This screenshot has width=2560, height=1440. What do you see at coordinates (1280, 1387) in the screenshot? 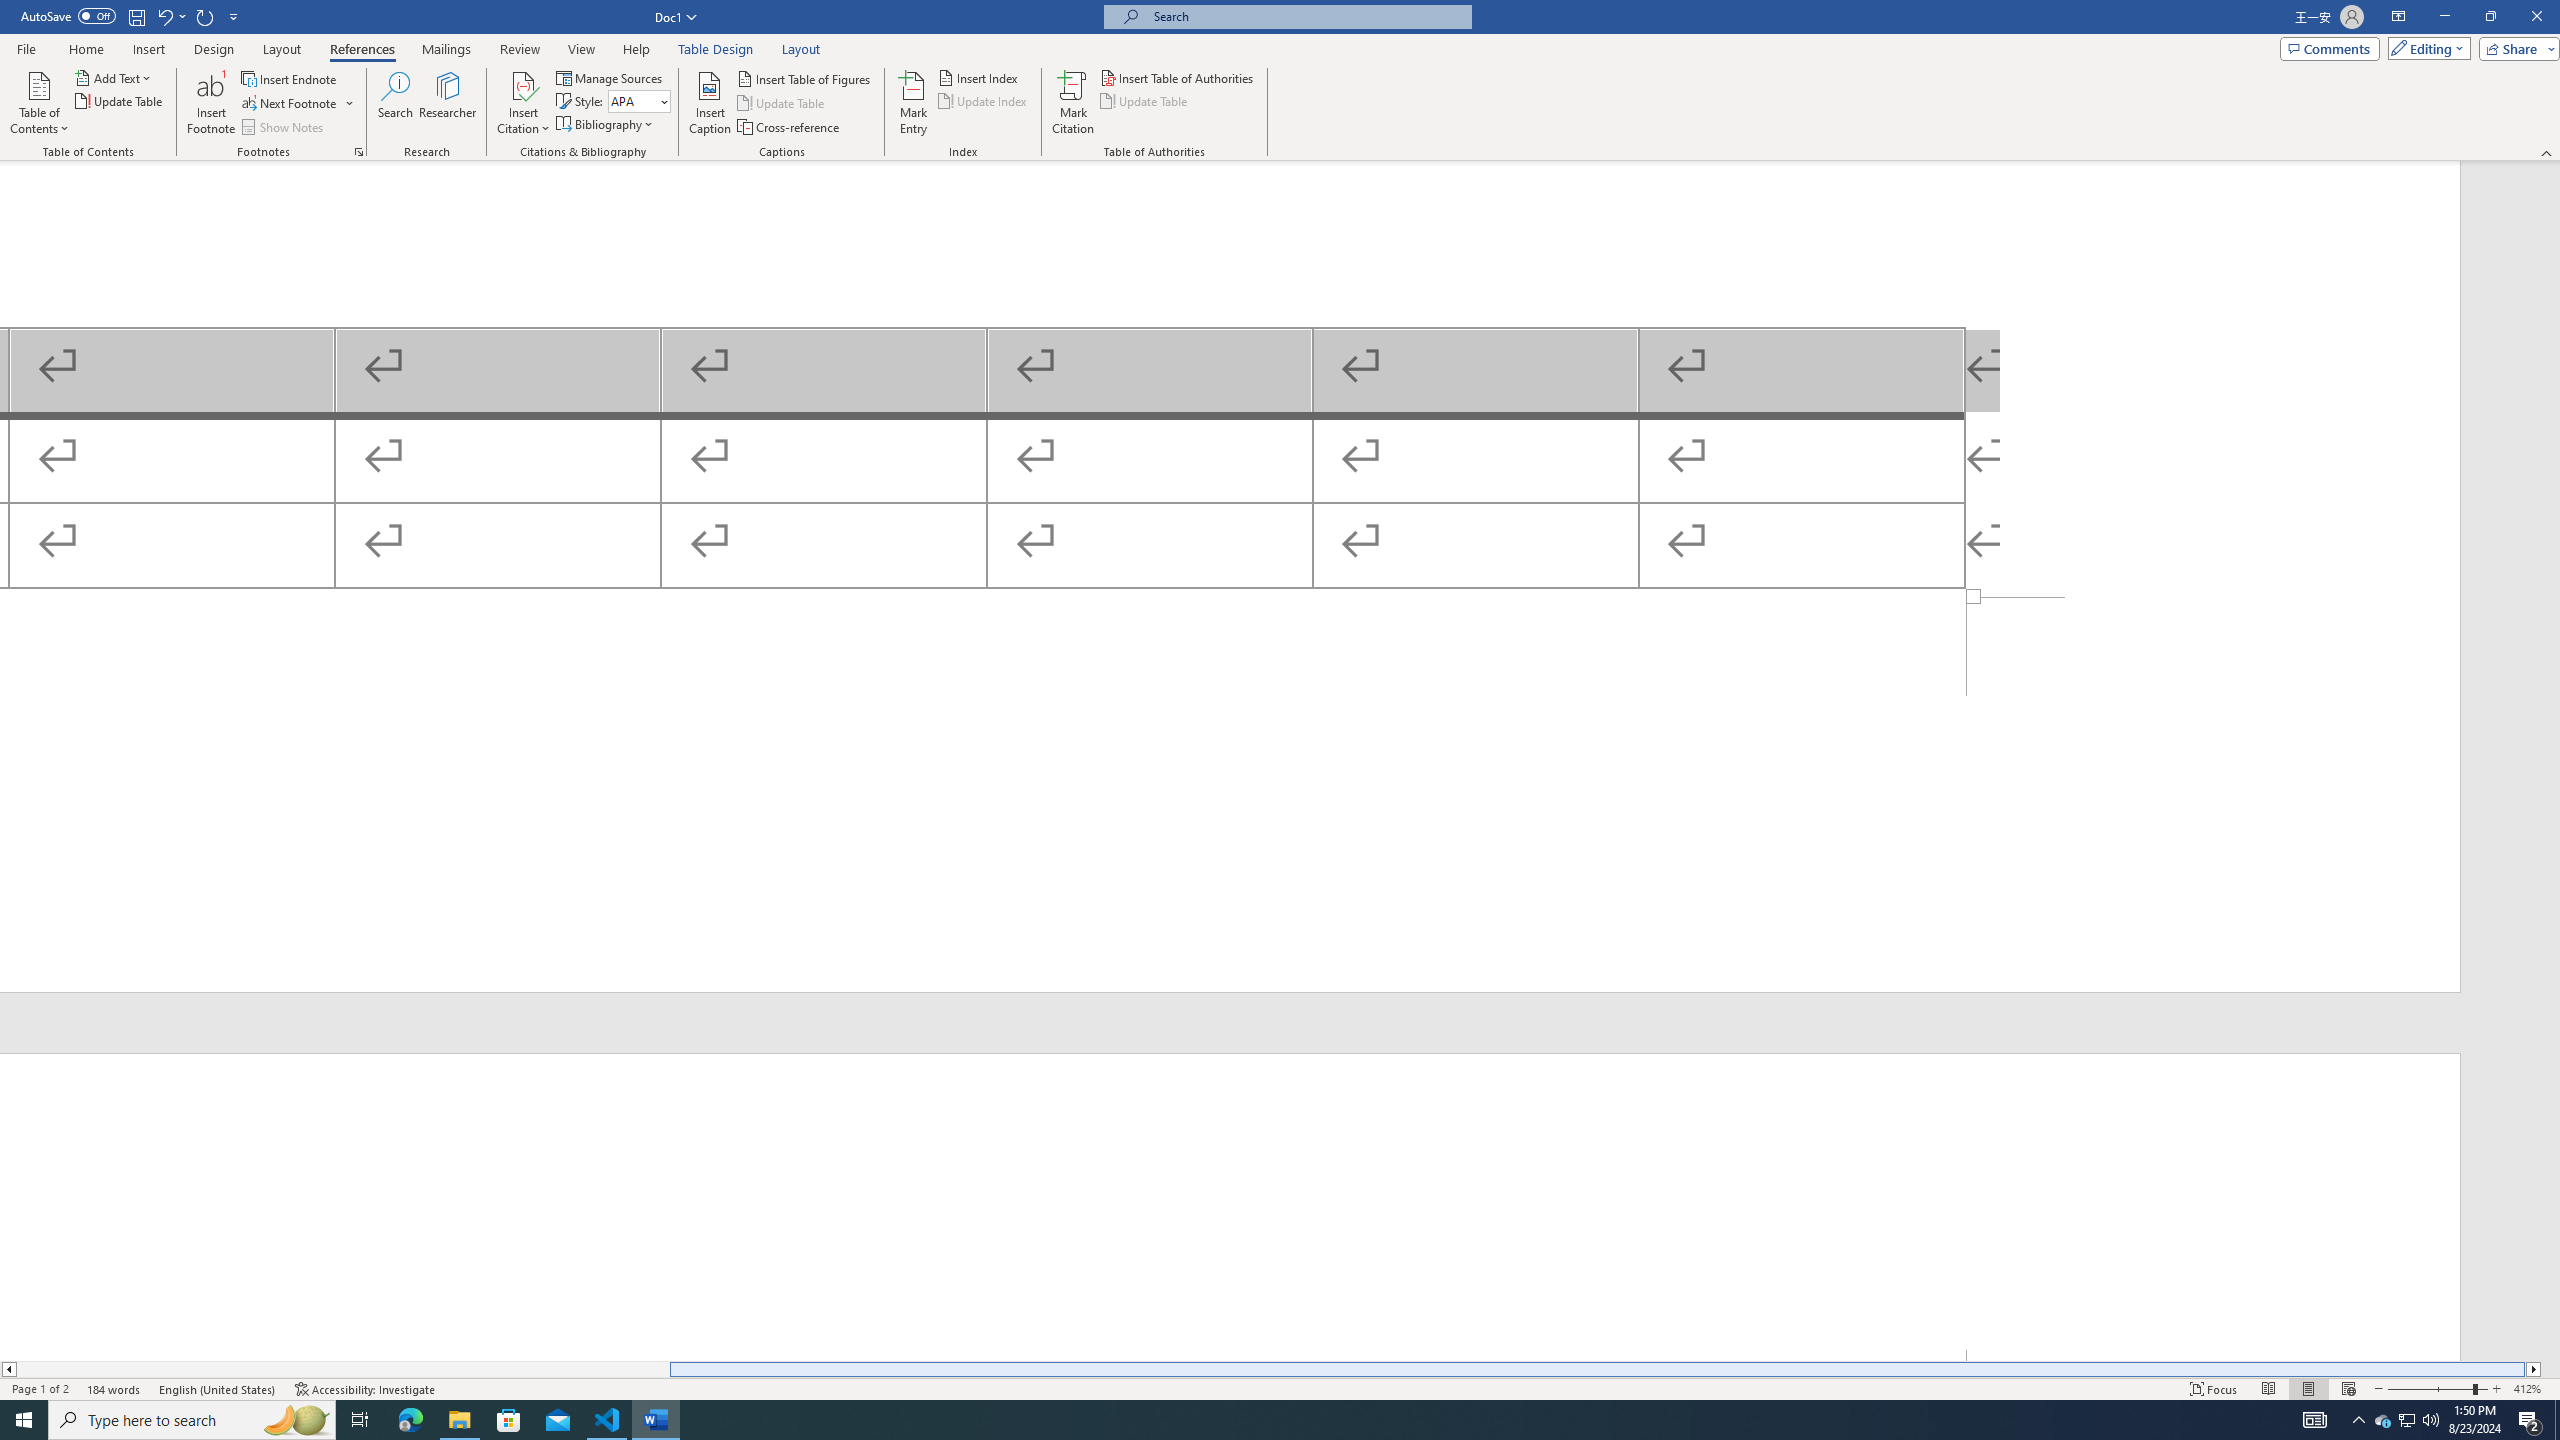
I see `'Class: MsoCommandBar'` at bounding box center [1280, 1387].